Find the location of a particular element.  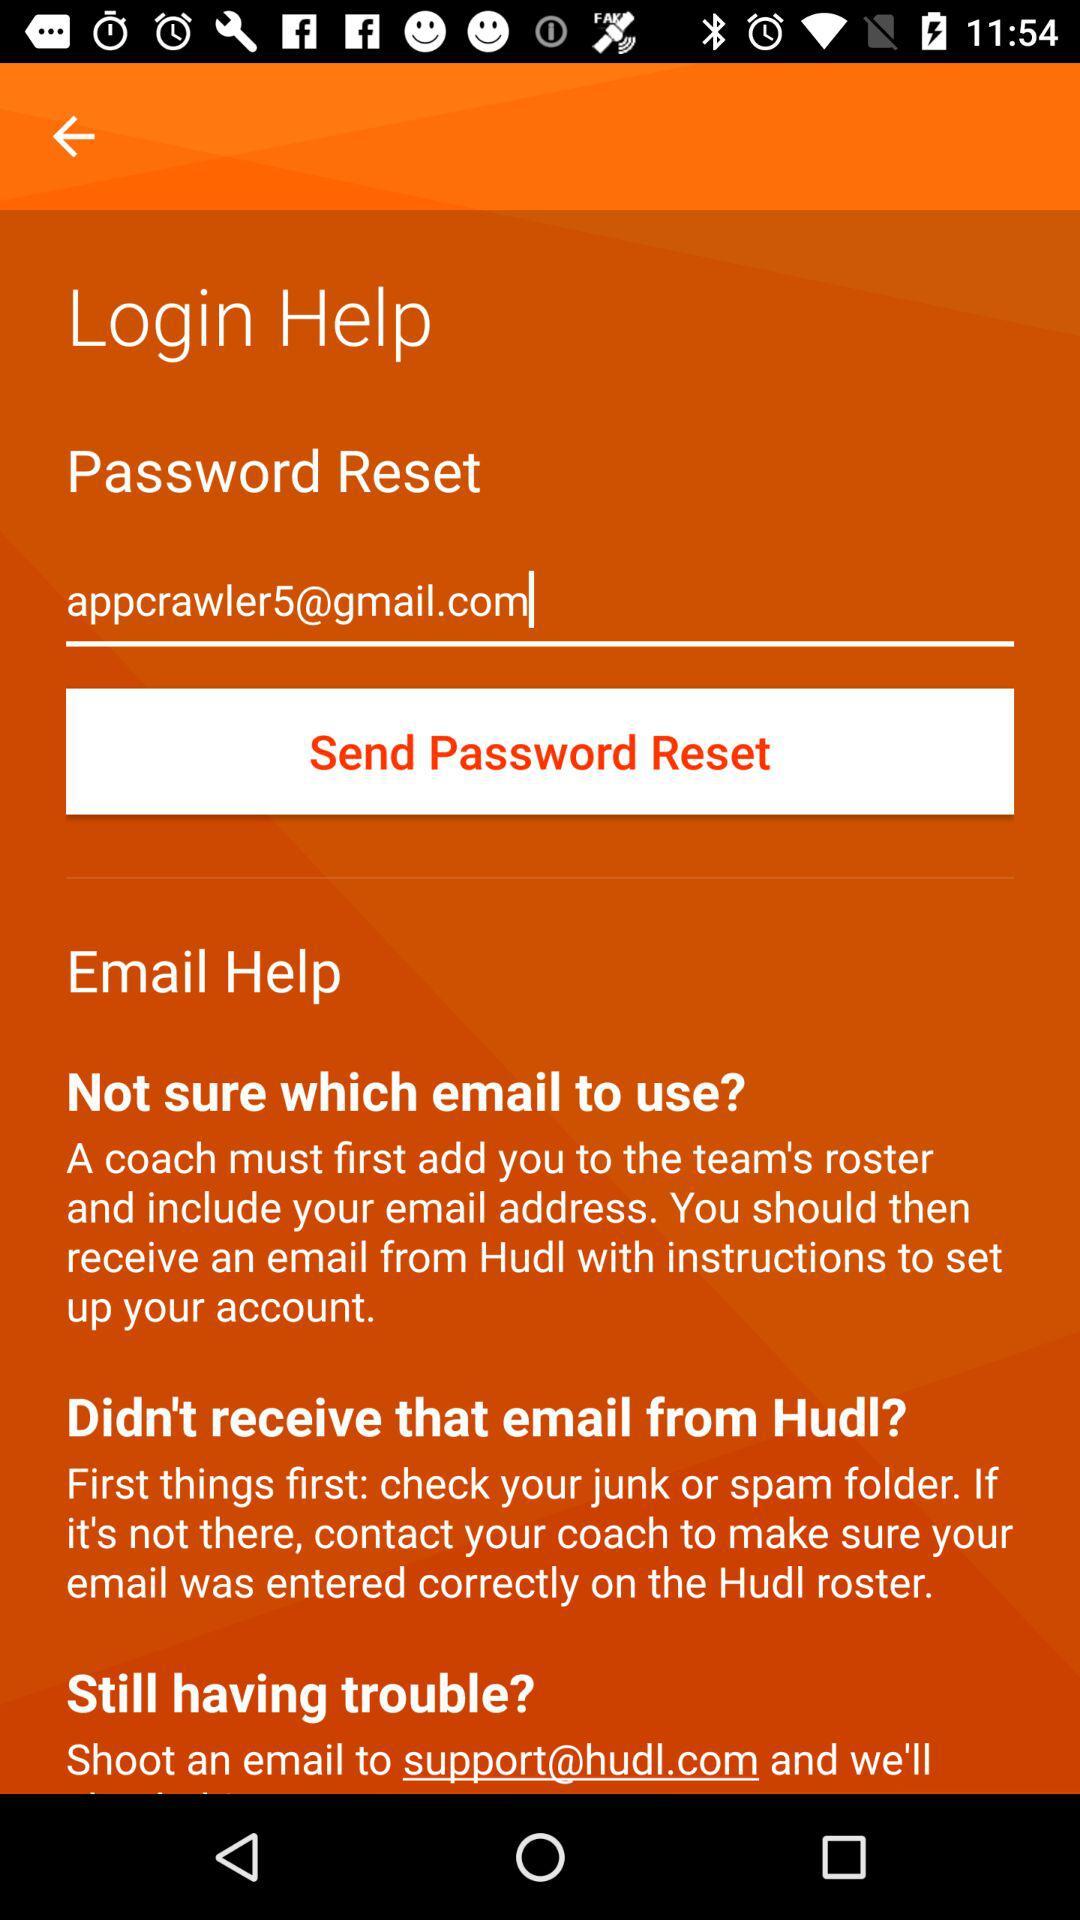

3rd and 4th line of text below the text not sure which email to use is located at coordinates (540, 1306).